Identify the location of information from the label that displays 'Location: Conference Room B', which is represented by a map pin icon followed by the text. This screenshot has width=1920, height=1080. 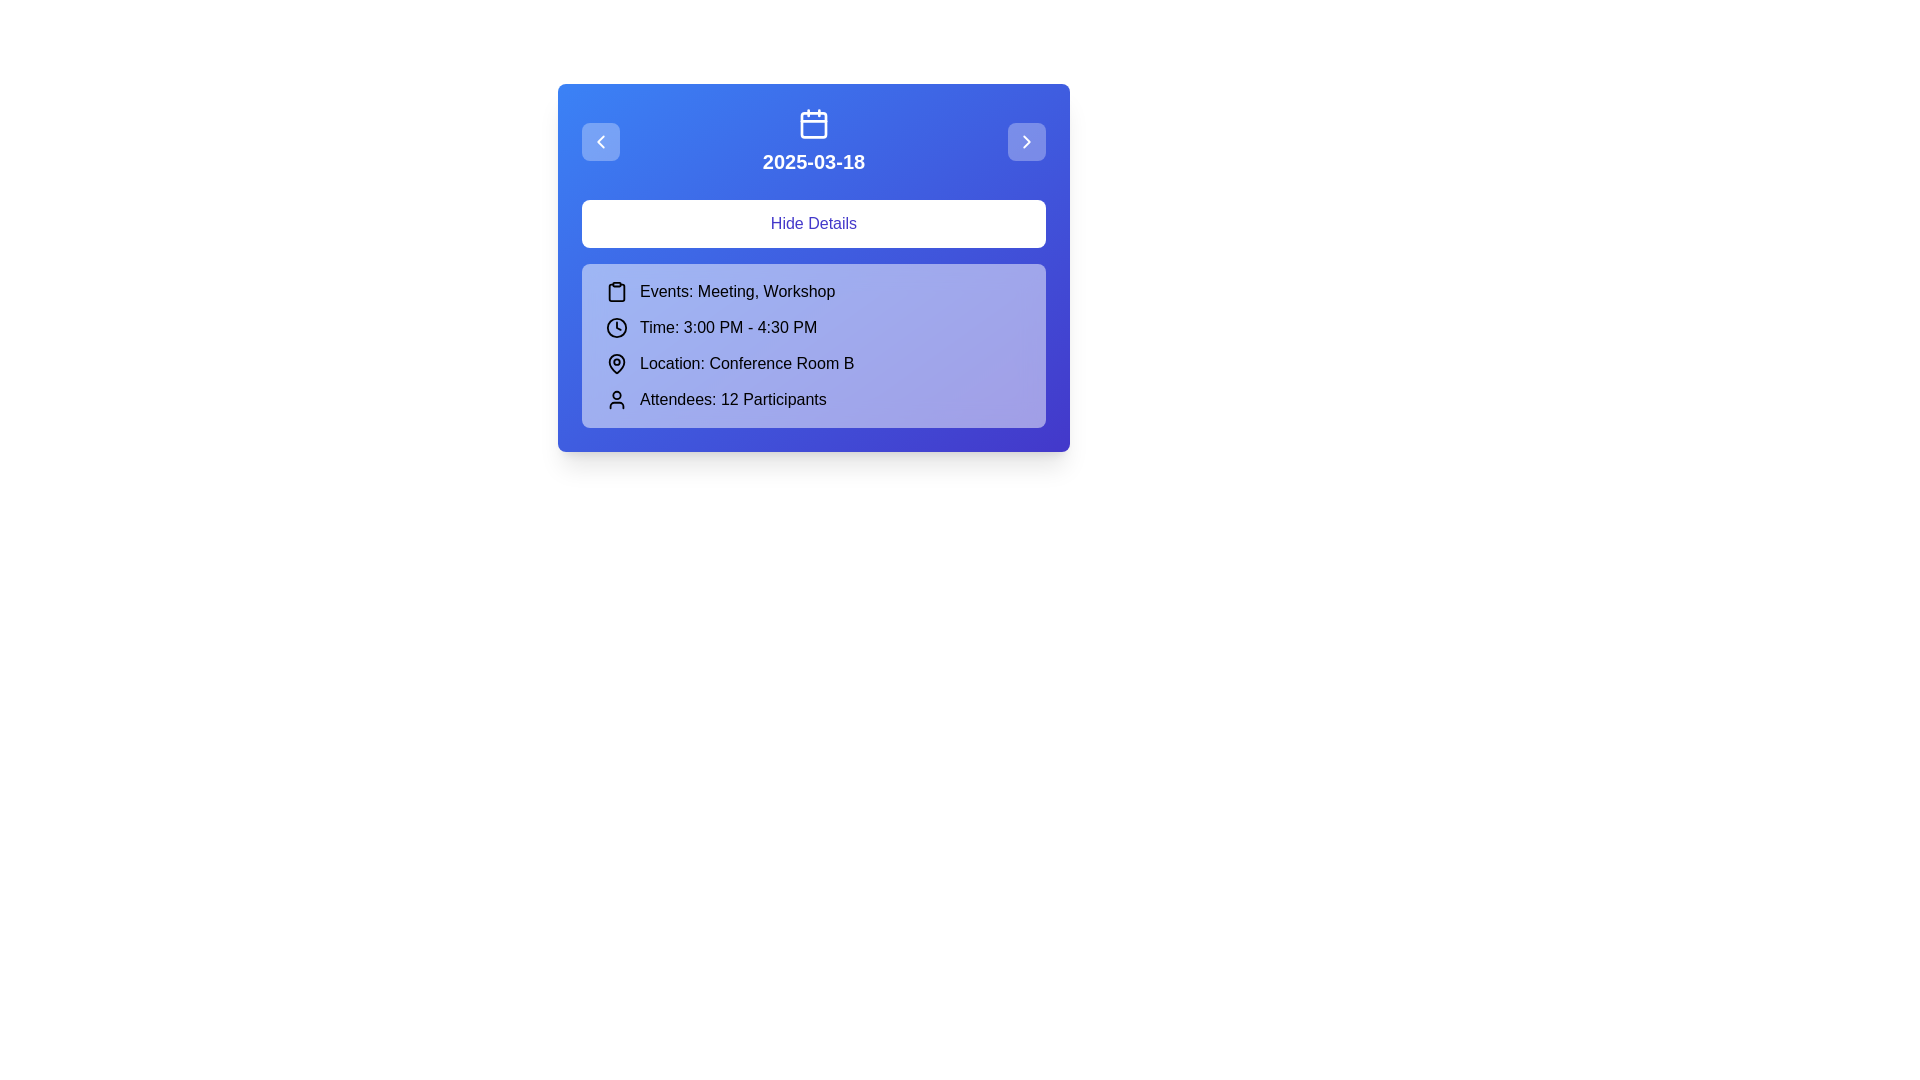
(814, 363).